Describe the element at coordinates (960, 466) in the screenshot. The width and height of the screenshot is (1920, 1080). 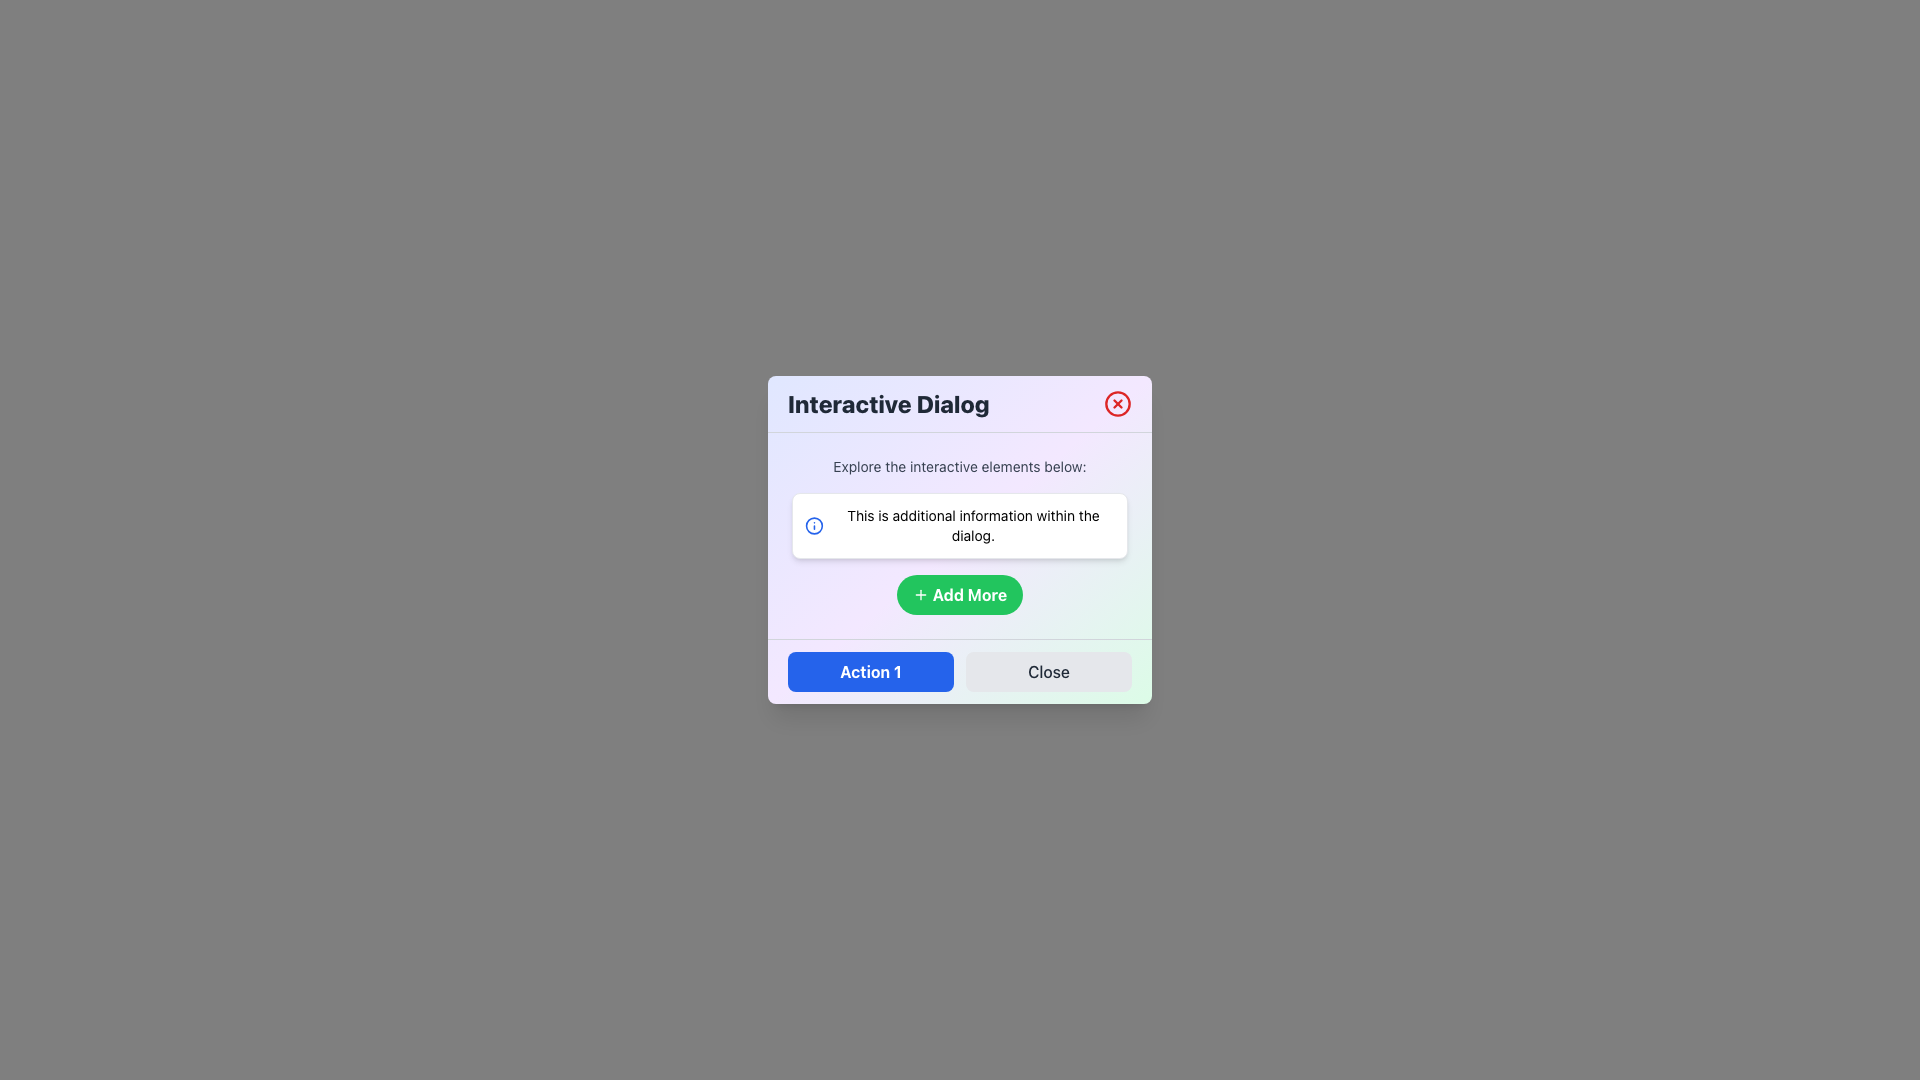
I see `the text label that says 'Explore the interactive elements below:', which is styled as small-sized gray instructional text located at the top of the dialog interface` at that location.